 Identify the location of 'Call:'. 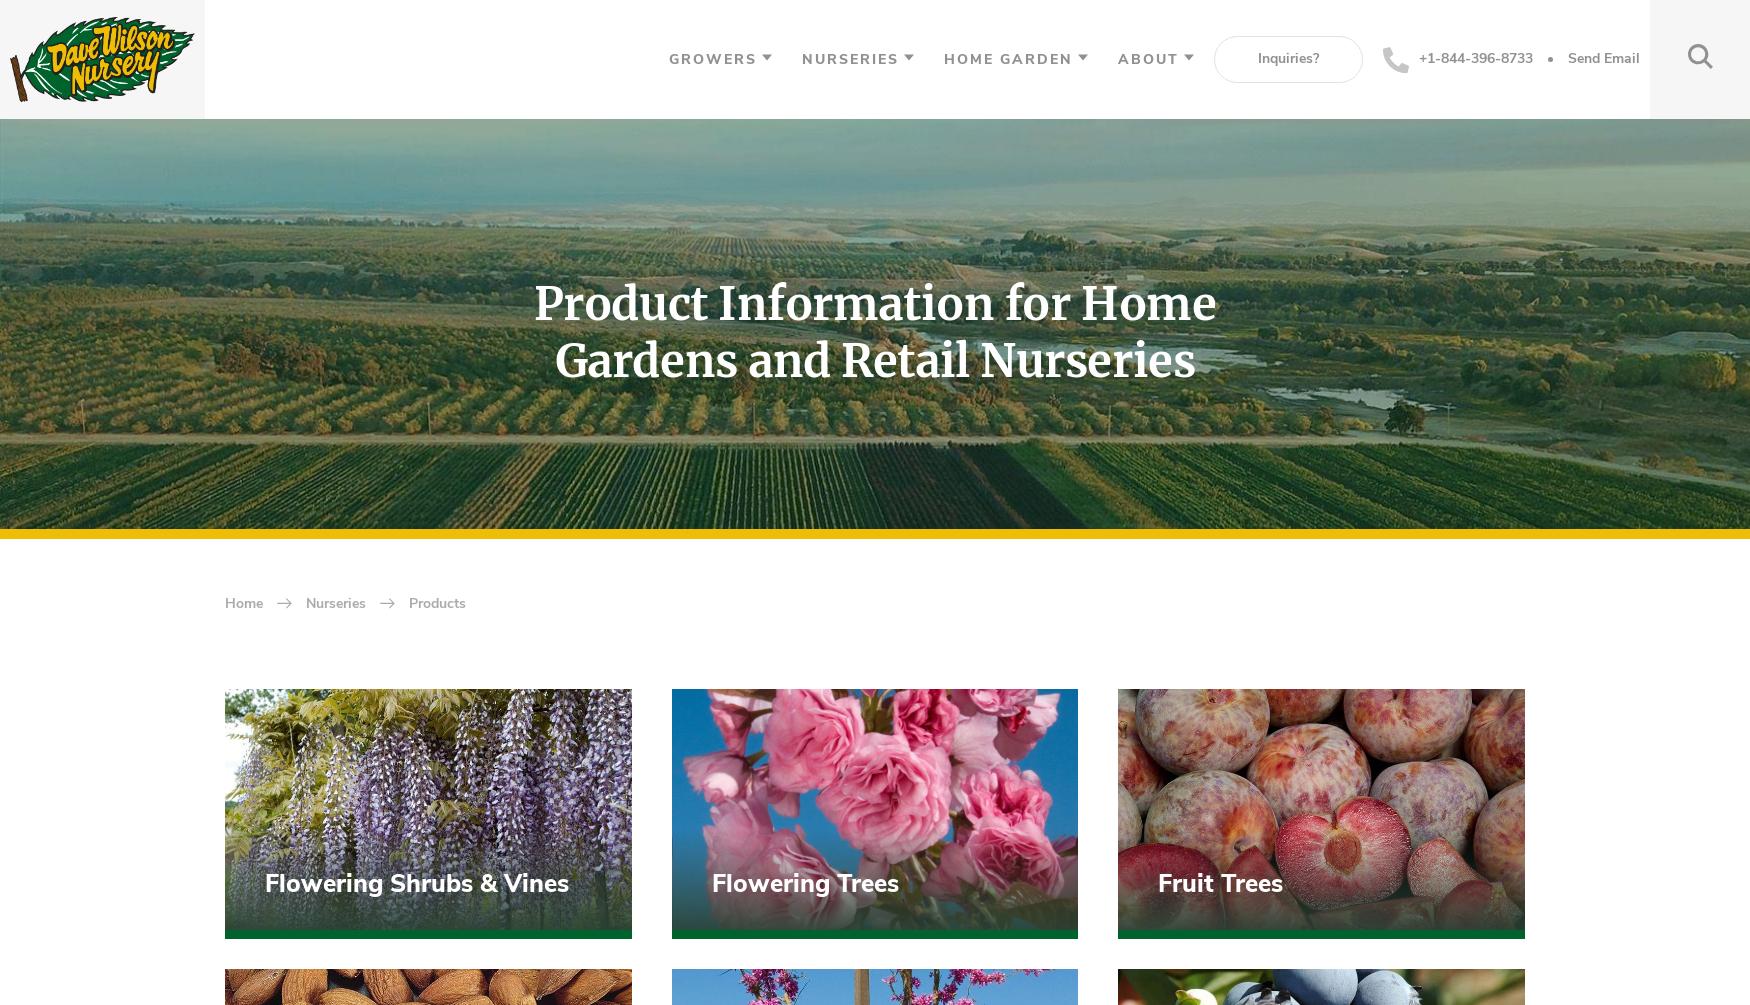
(254, 890).